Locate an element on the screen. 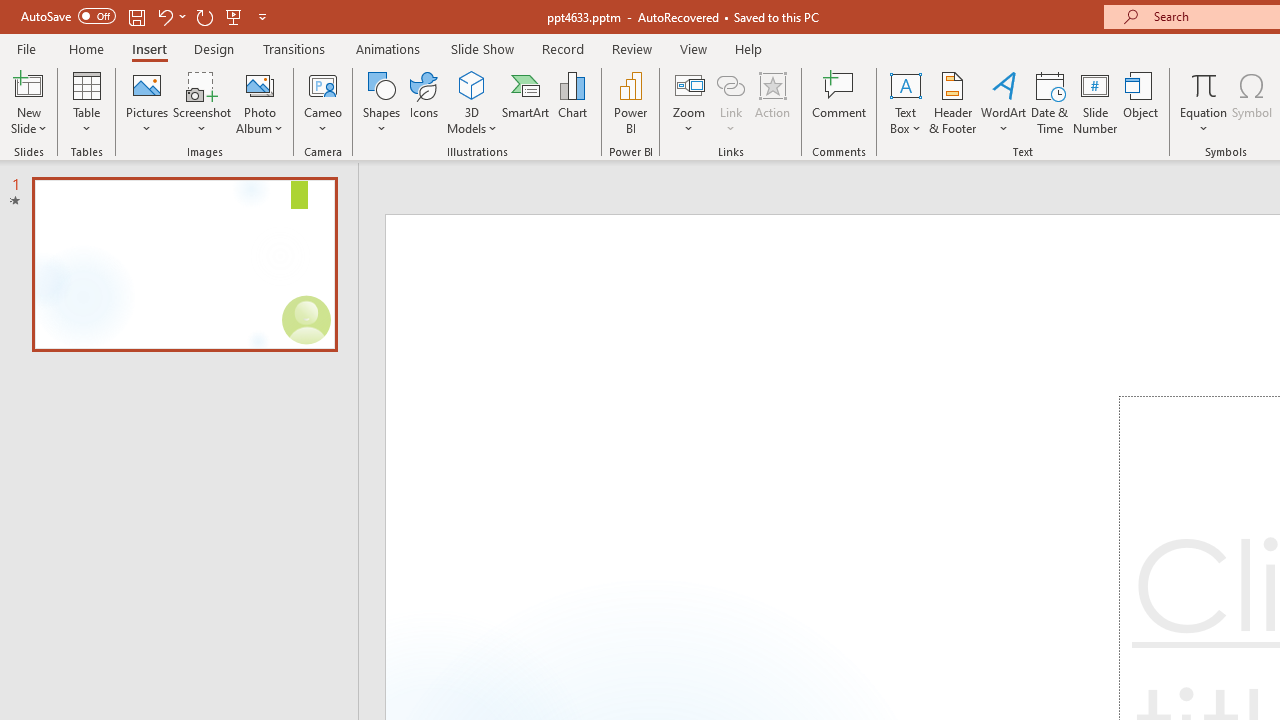 The width and height of the screenshot is (1280, 720). 'Chart...' is located at coordinates (571, 103).